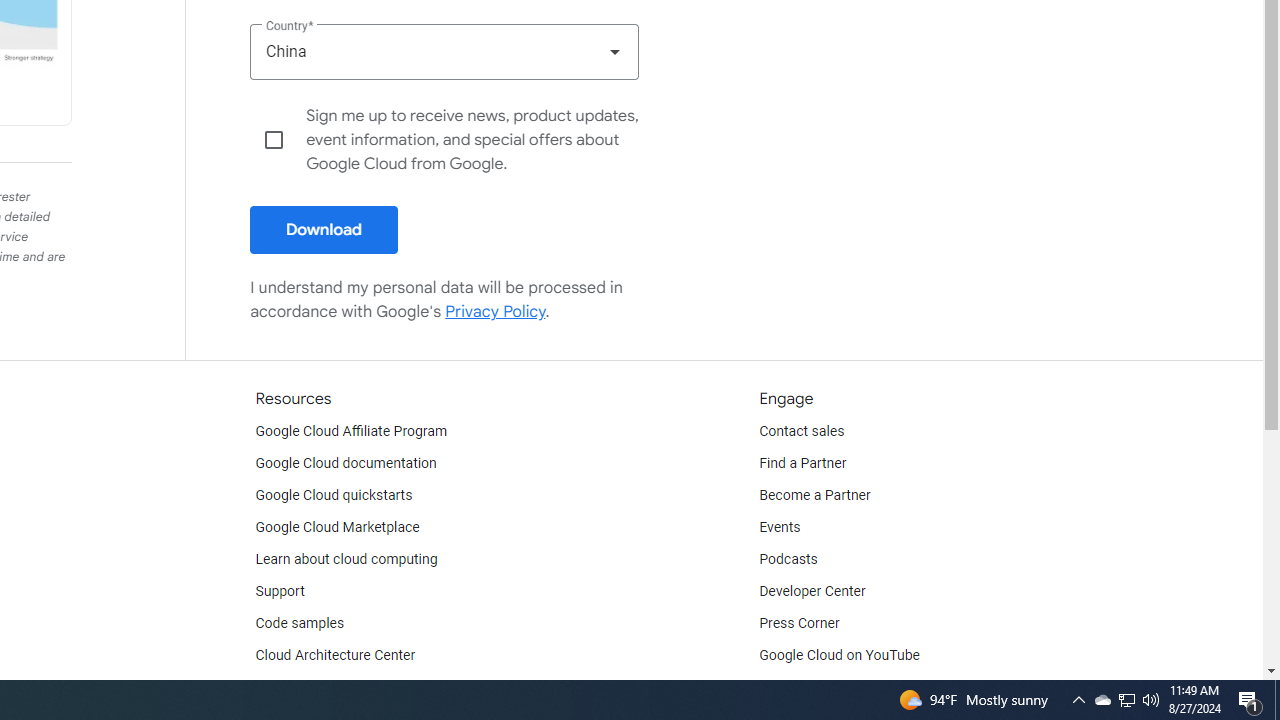 Image resolution: width=1280 pixels, height=720 pixels. What do you see at coordinates (787, 560) in the screenshot?
I see `'Podcasts'` at bounding box center [787, 560].